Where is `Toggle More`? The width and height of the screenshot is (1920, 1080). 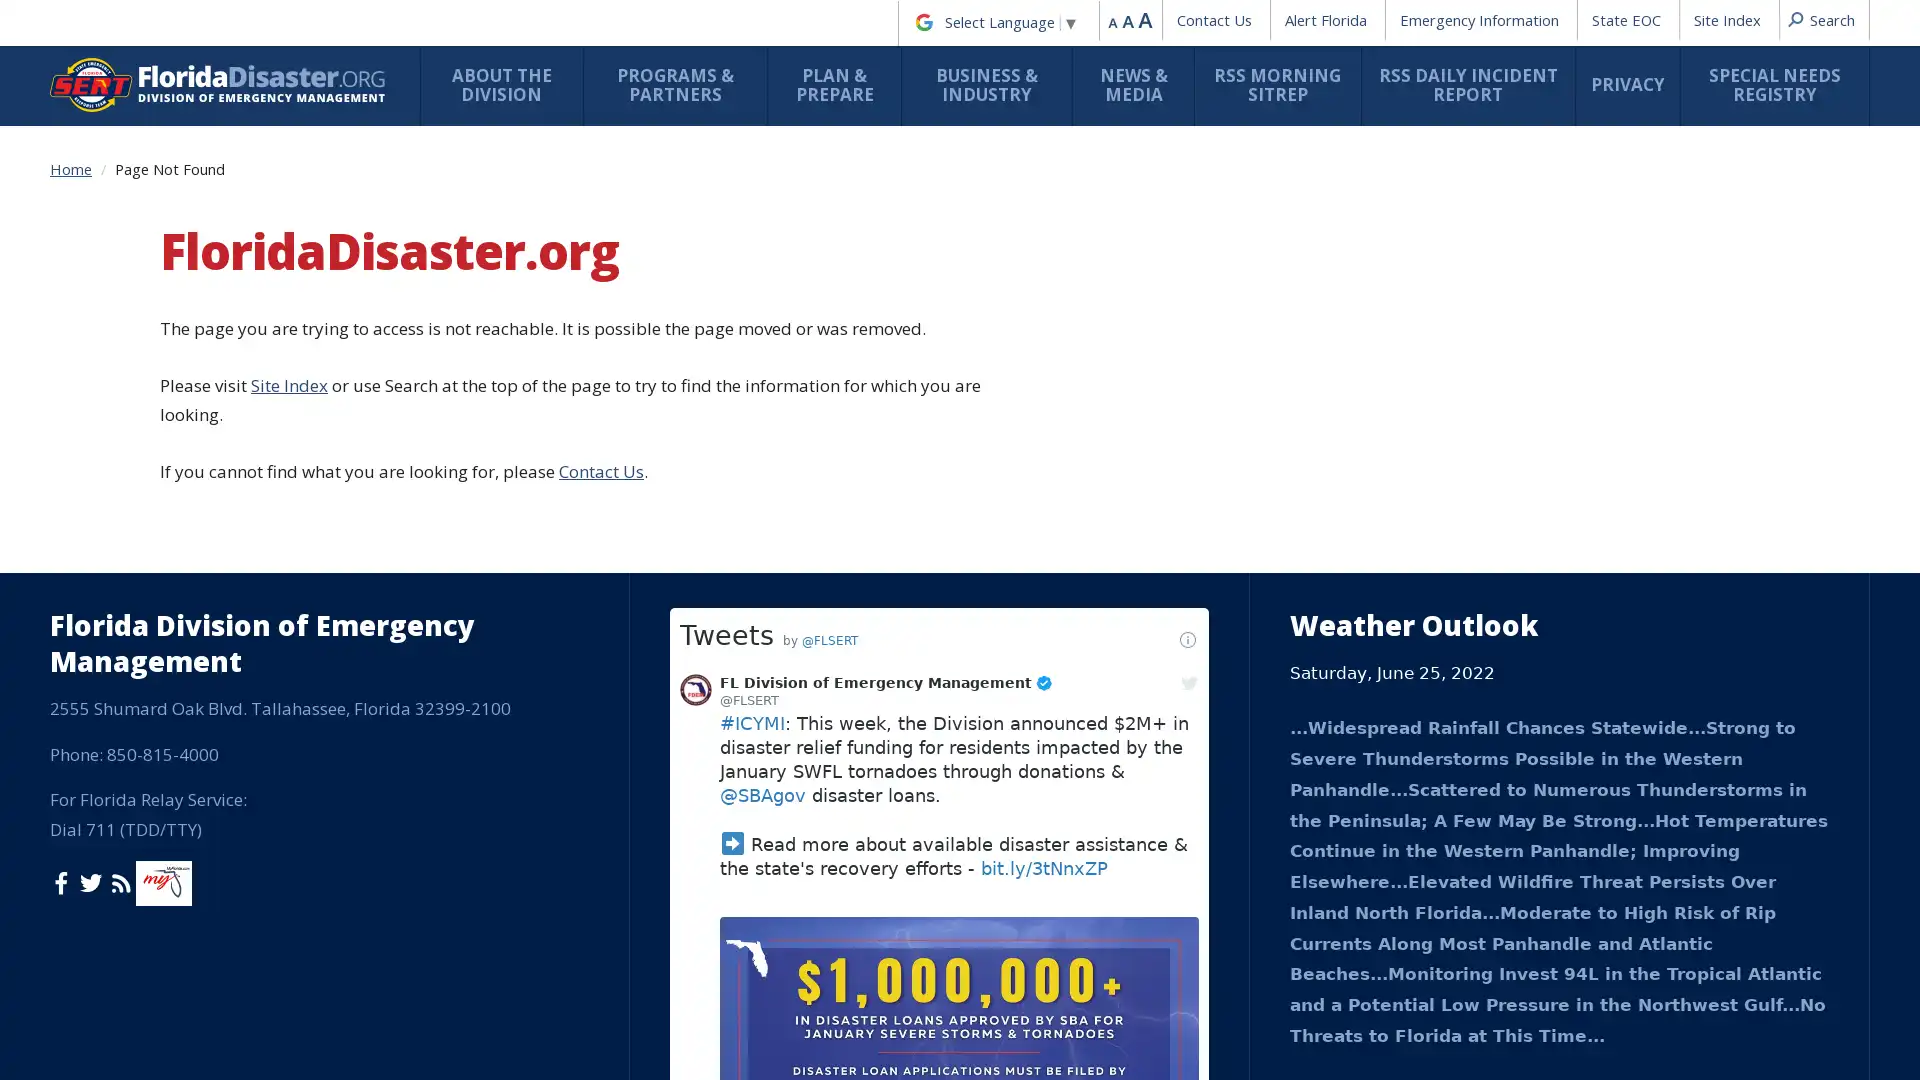 Toggle More is located at coordinates (1002, 866).